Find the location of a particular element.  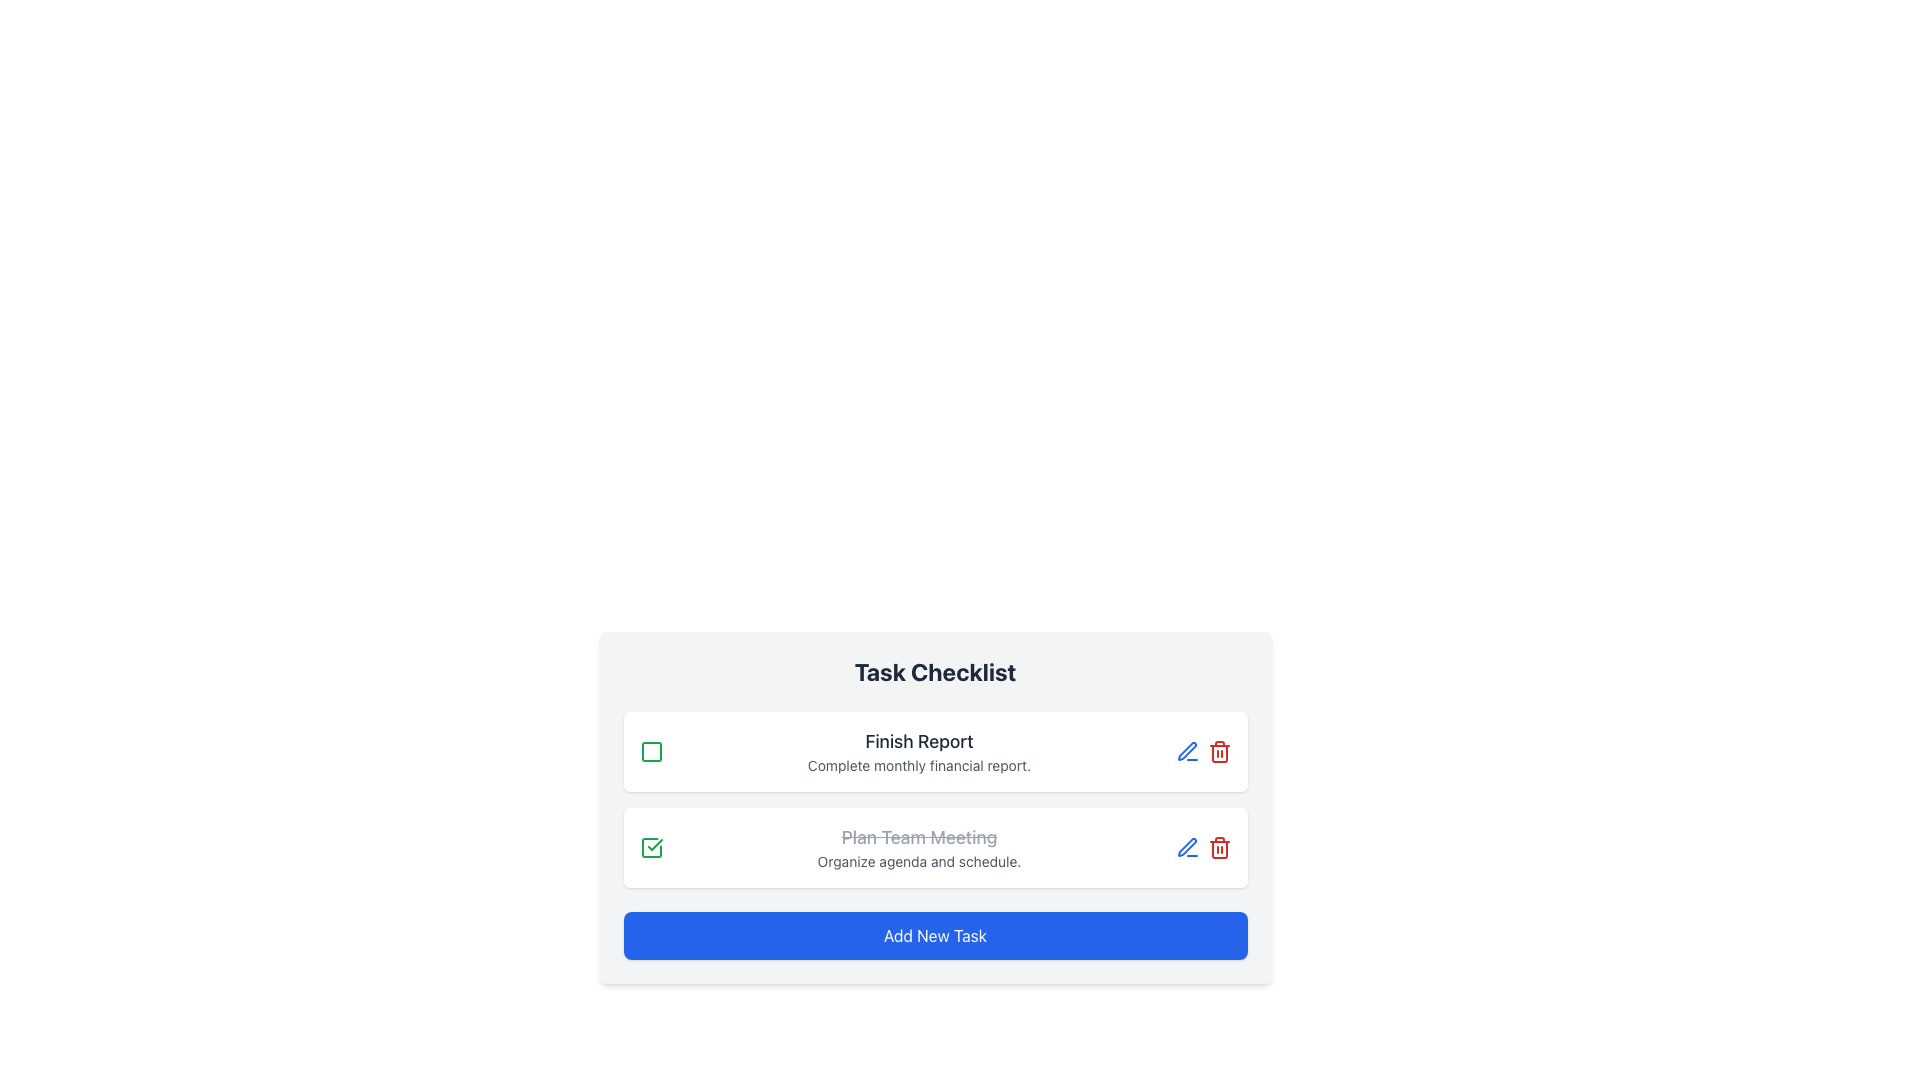

the small square icon with a transparent or white interior and a visible border located at the left side of the first entry in the checklist to mark the task is located at coordinates (651, 752).